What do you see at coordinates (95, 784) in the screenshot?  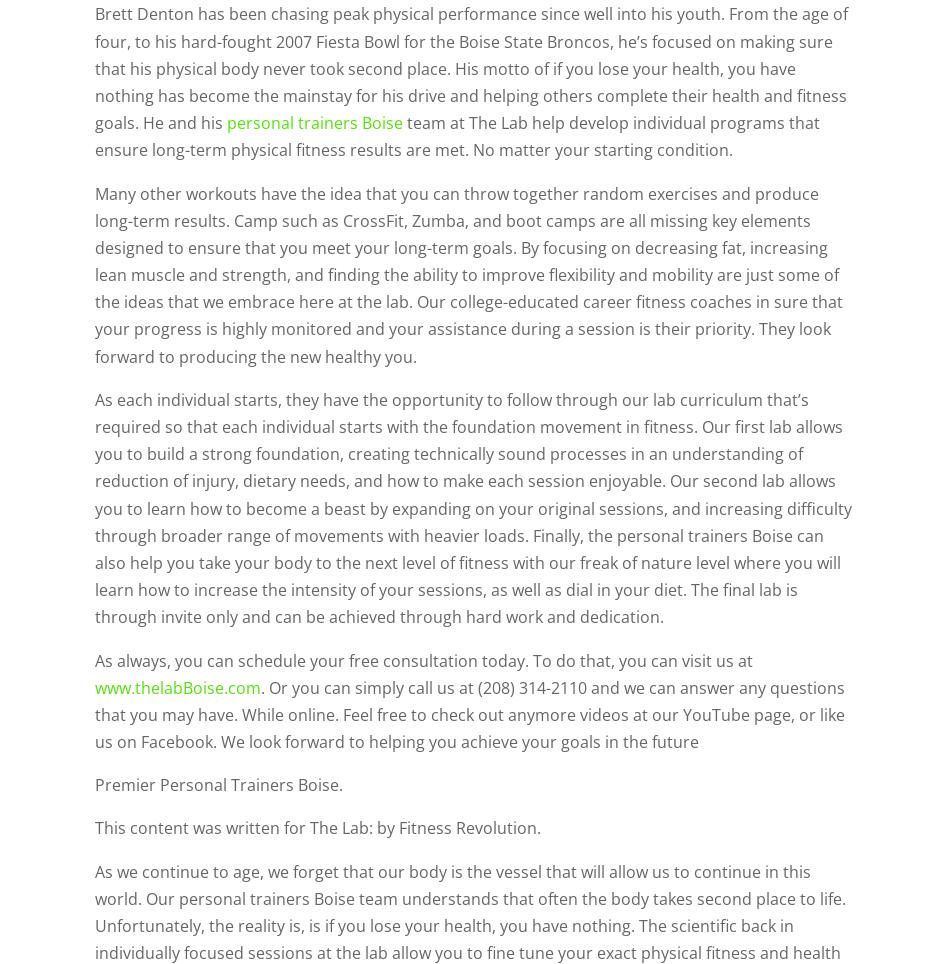 I see `'Premier Personal Trainers Boise.'` at bounding box center [95, 784].